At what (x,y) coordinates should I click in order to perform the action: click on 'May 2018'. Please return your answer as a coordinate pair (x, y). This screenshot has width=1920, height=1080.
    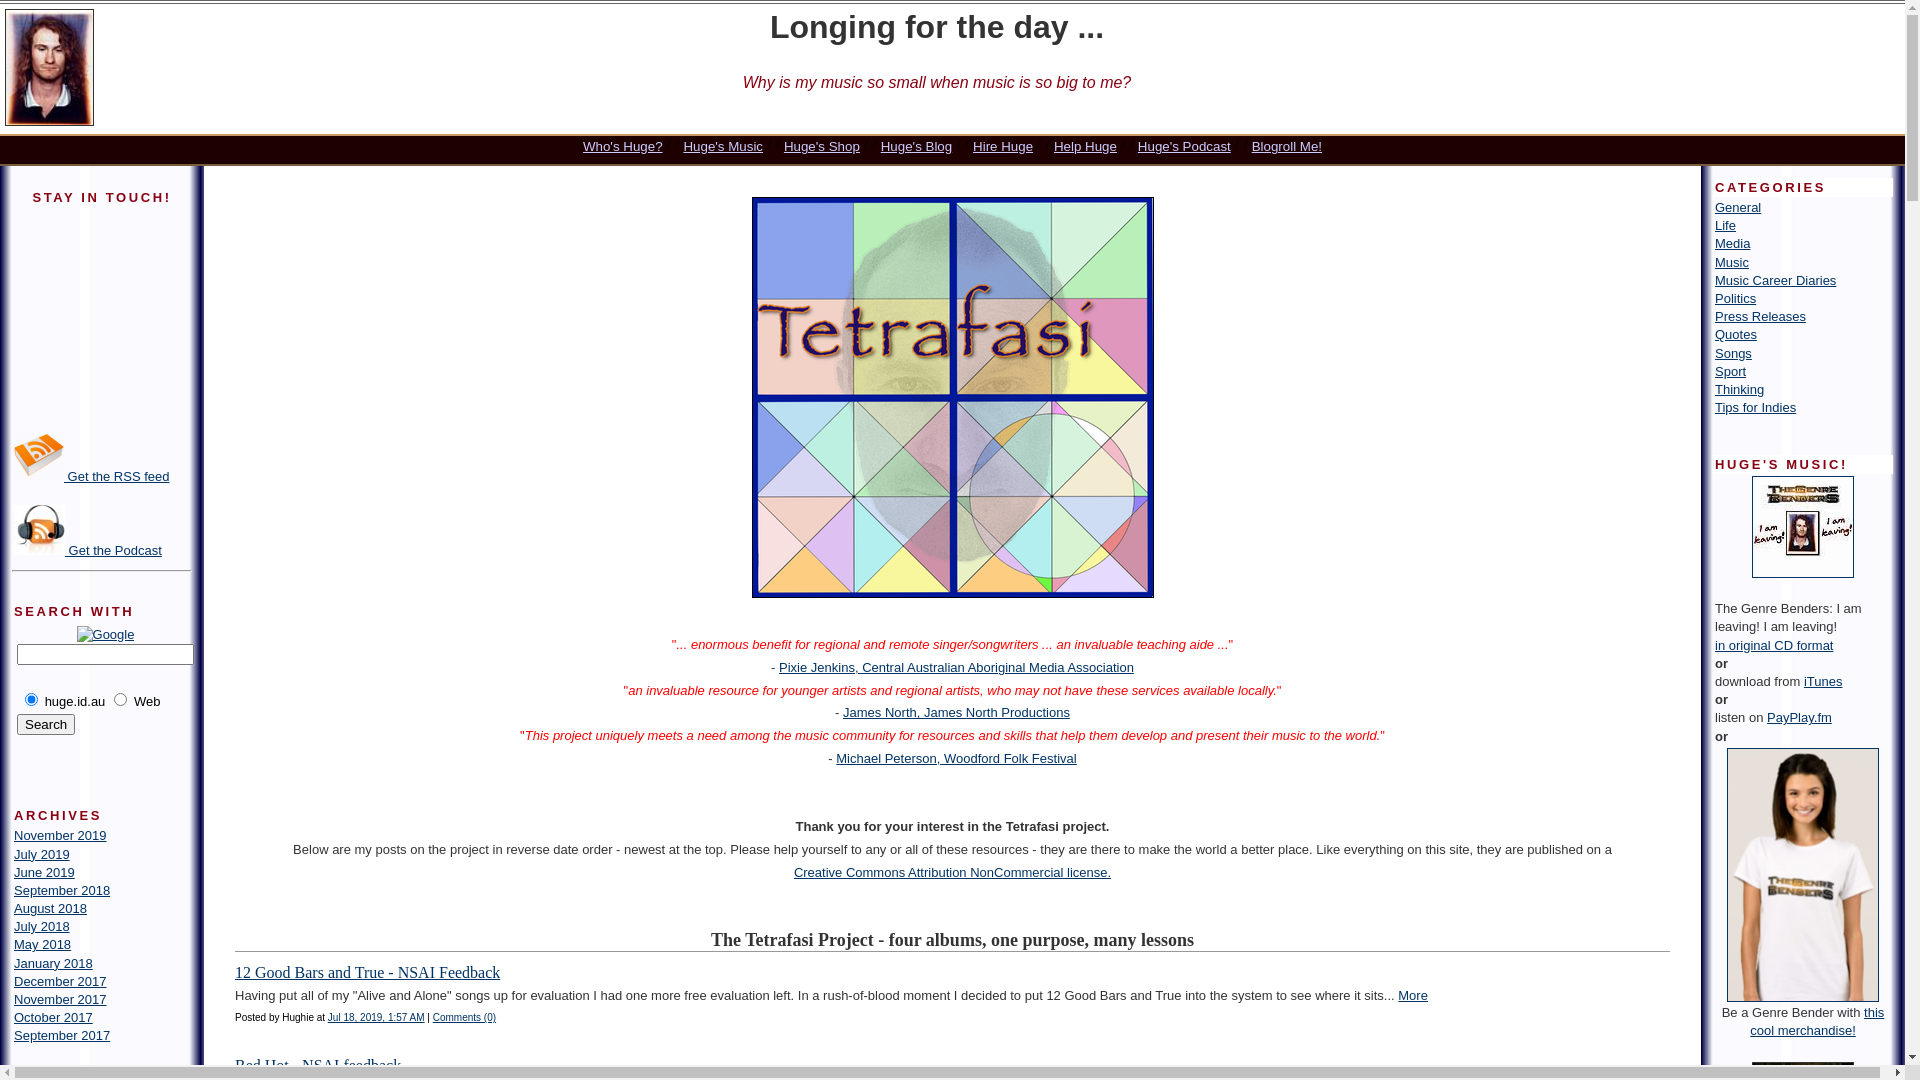
    Looking at the image, I should click on (42, 944).